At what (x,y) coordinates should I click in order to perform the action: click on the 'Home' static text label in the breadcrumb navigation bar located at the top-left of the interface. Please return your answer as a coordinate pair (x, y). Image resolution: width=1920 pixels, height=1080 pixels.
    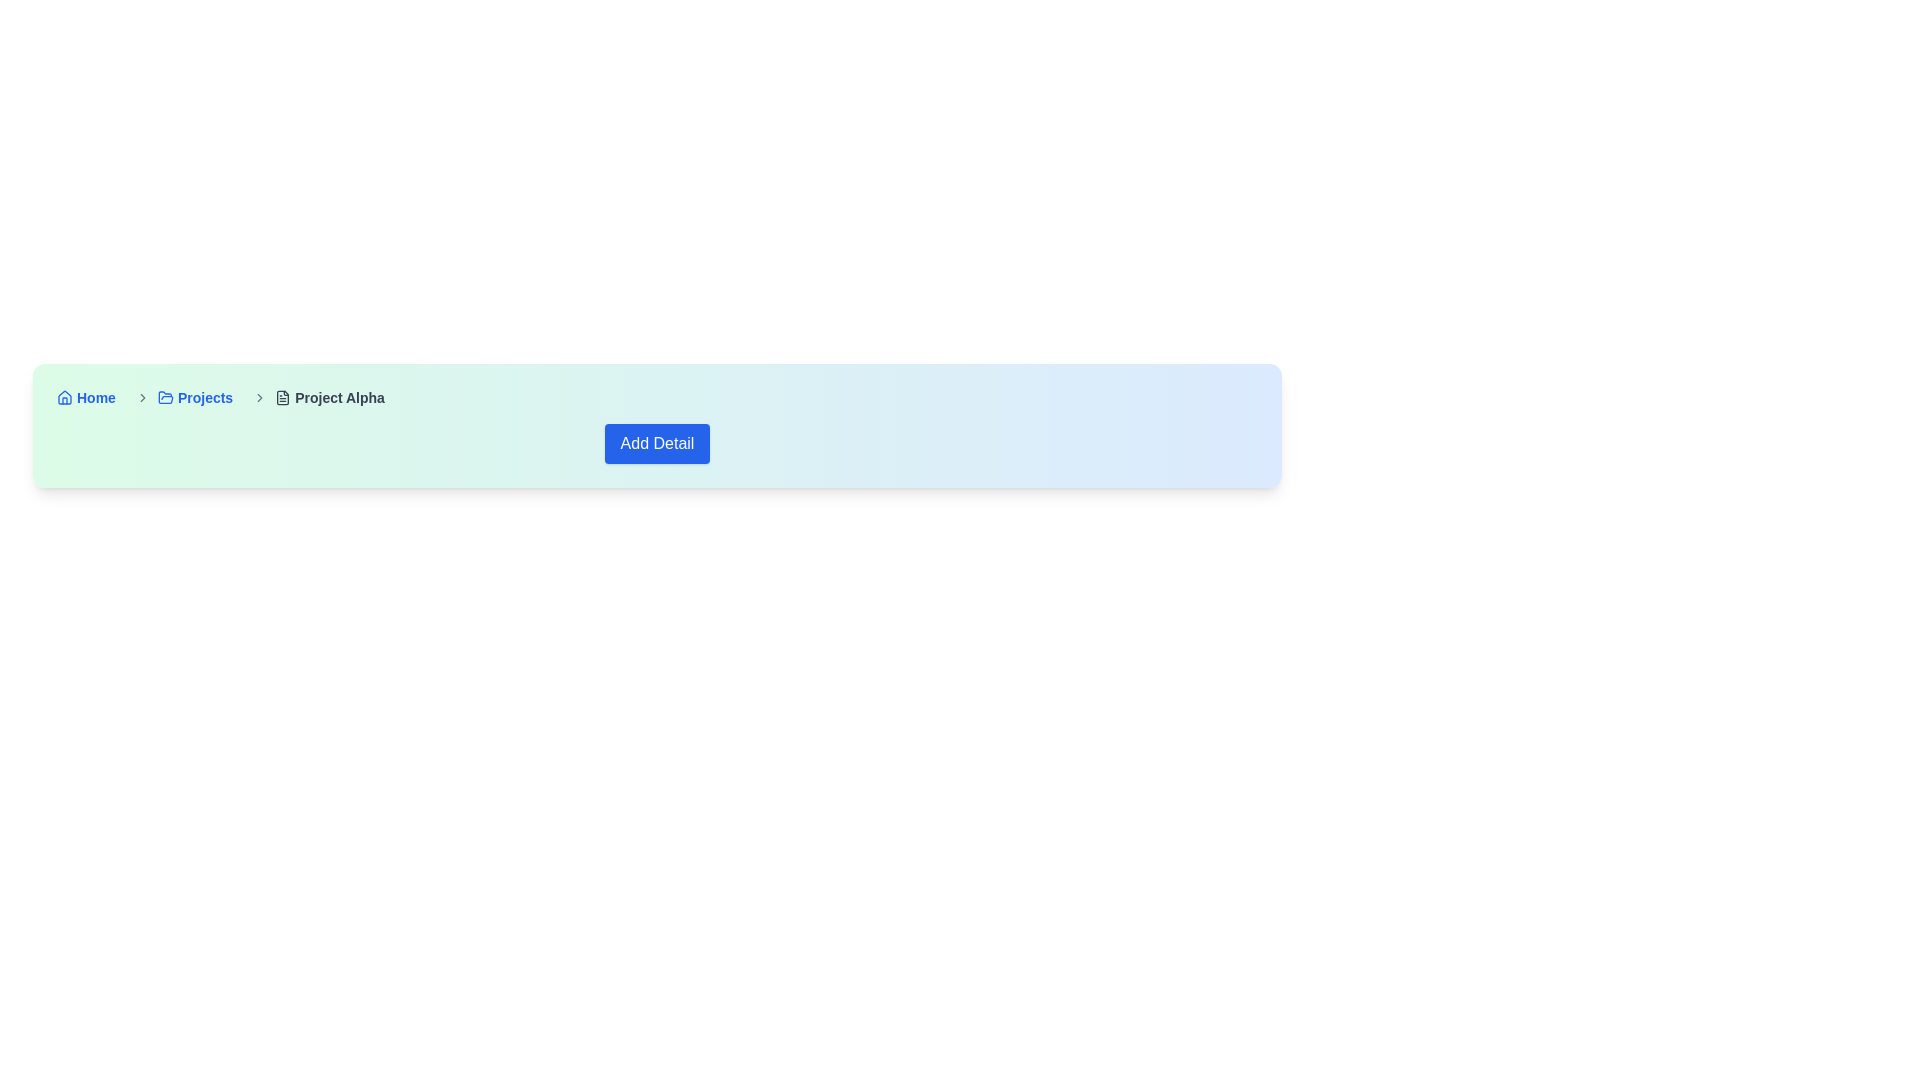
    Looking at the image, I should click on (95, 397).